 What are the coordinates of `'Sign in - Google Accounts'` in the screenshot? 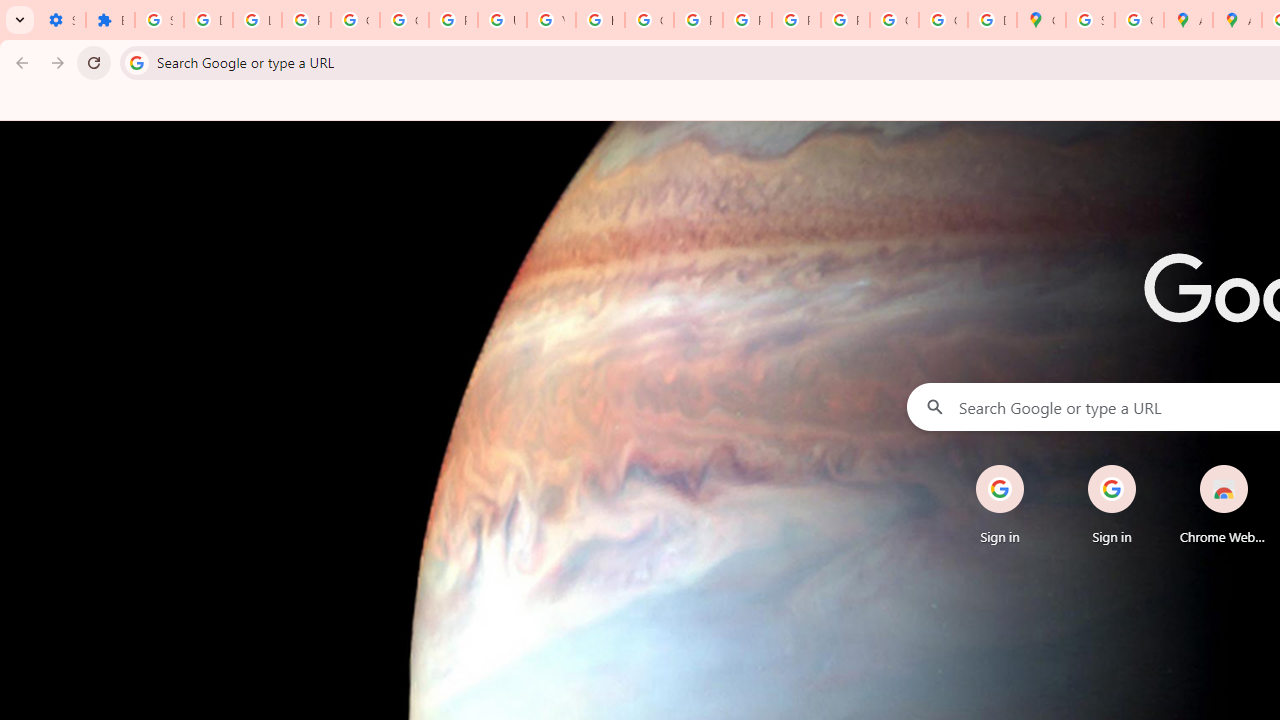 It's located at (1089, 20).